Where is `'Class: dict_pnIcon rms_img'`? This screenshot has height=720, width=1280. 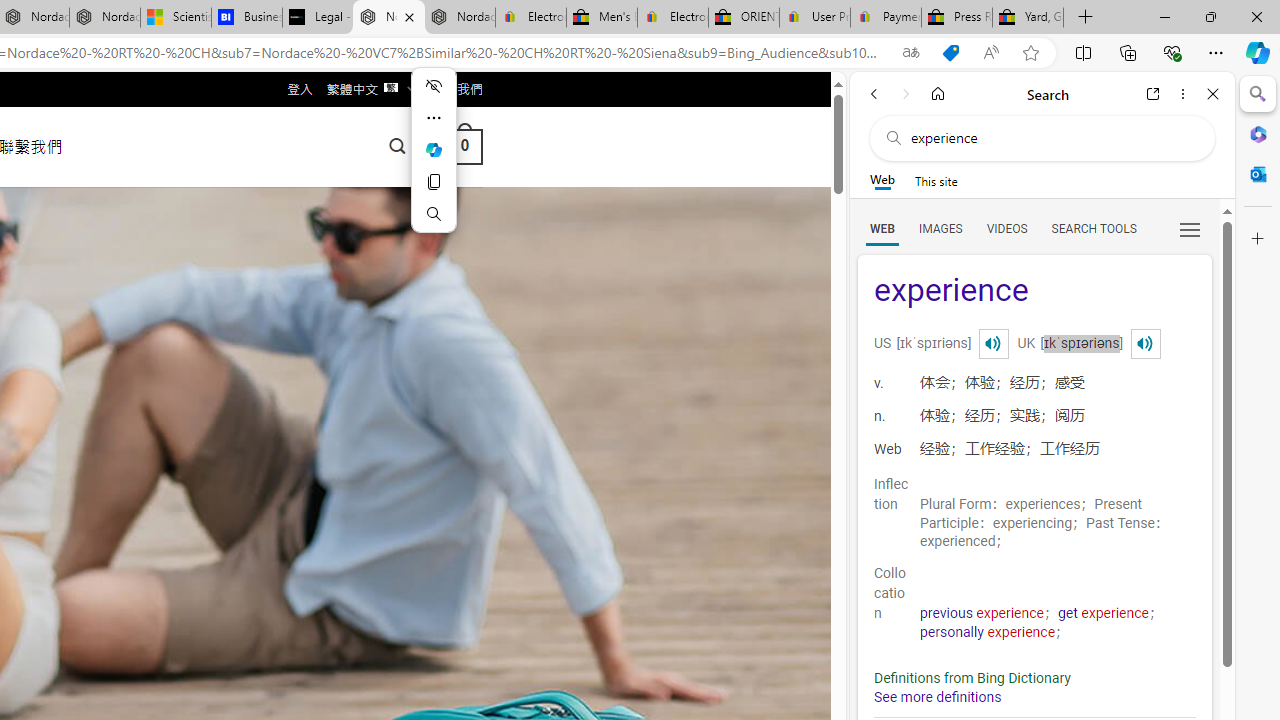 'Class: dict_pnIcon rms_img' is located at coordinates (1145, 342).